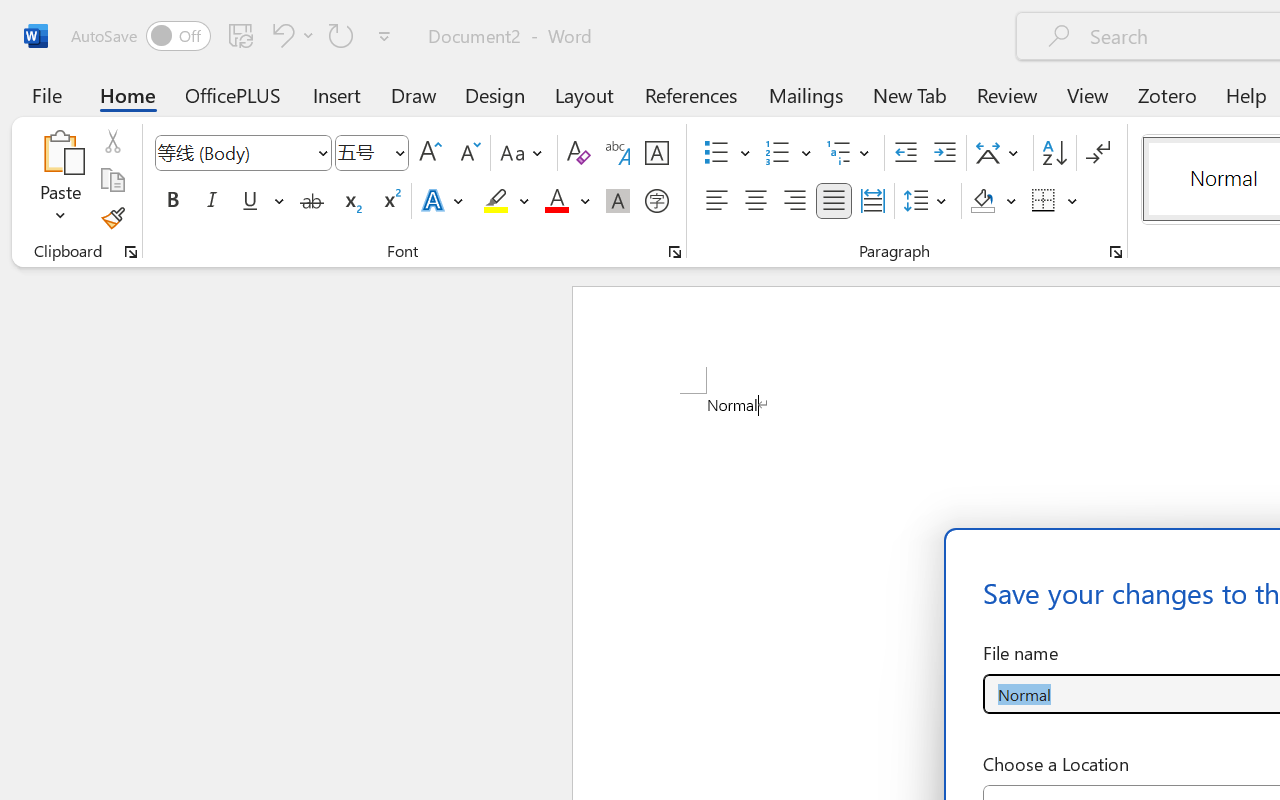  Describe the element at coordinates (279, 34) in the screenshot. I see `'Undo Apply Quick Style'` at that location.